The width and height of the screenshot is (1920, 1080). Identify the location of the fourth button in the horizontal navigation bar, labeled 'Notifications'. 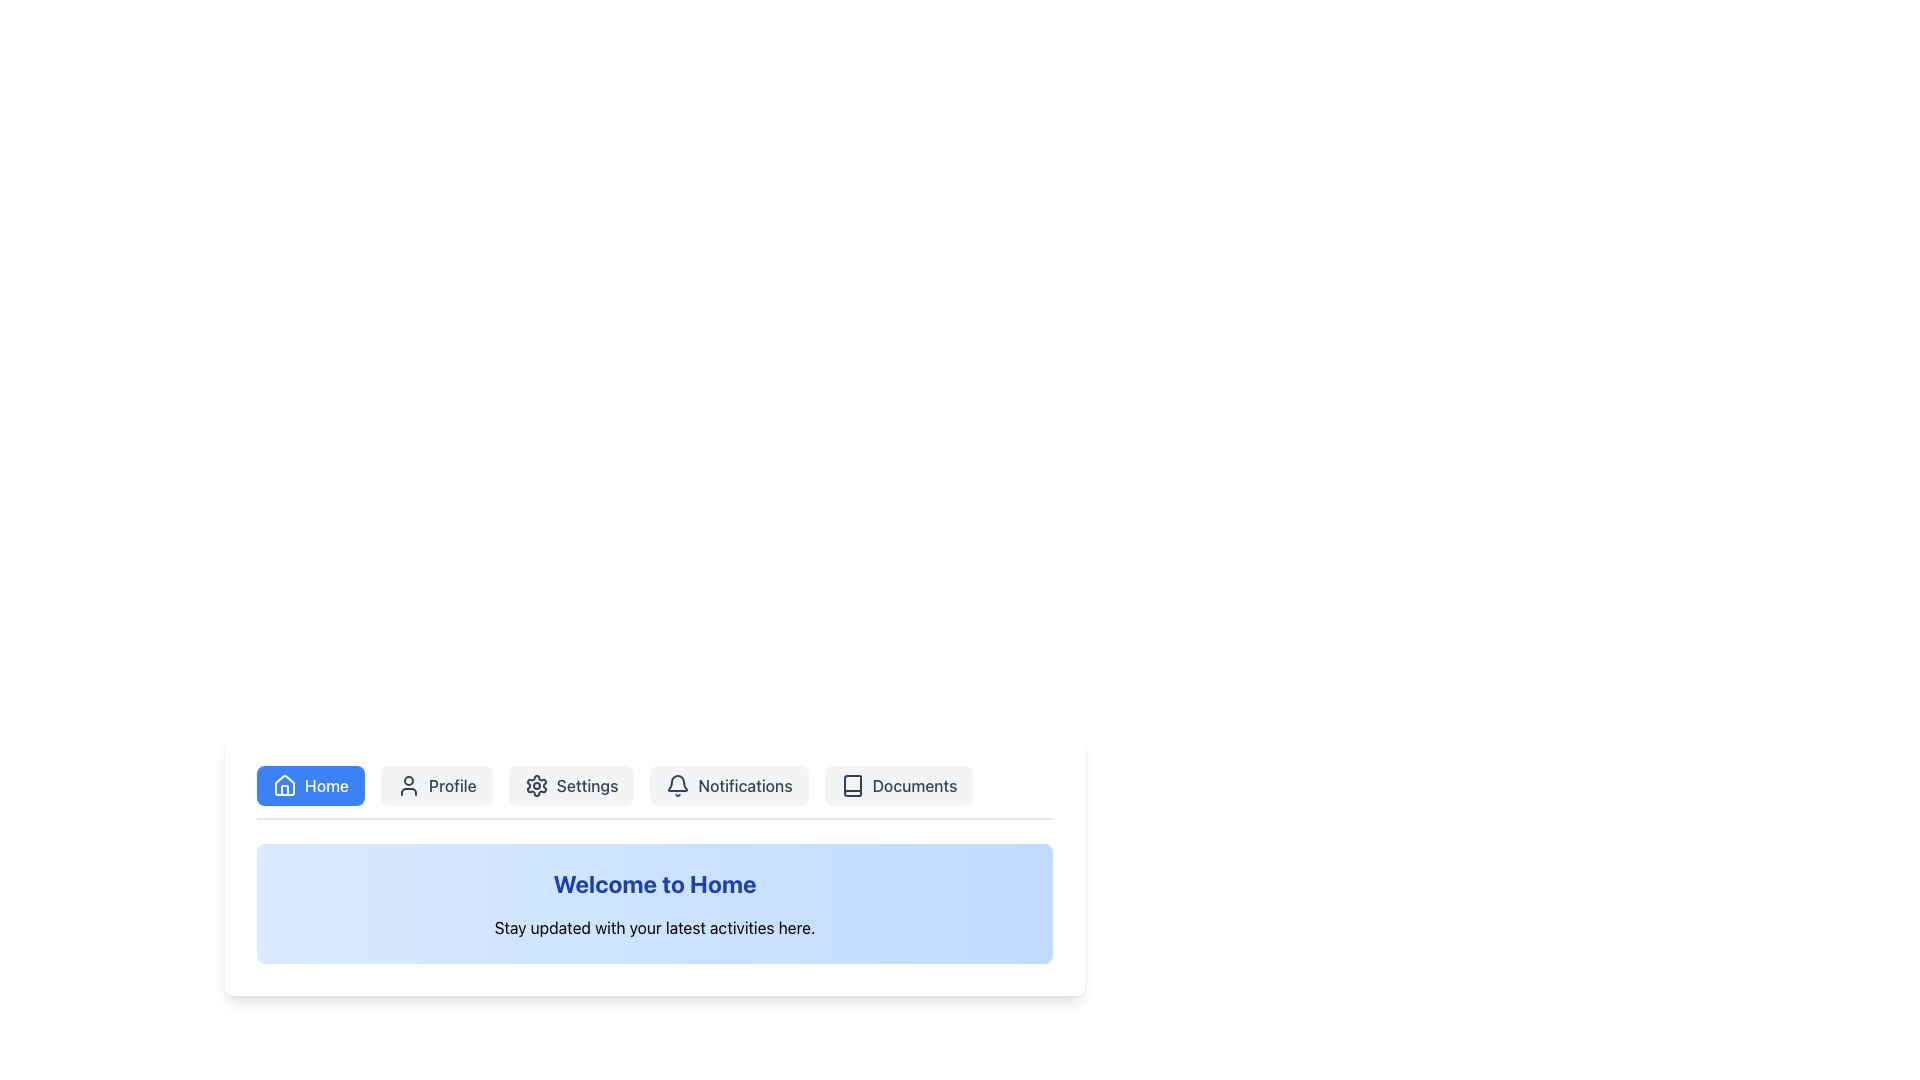
(728, 785).